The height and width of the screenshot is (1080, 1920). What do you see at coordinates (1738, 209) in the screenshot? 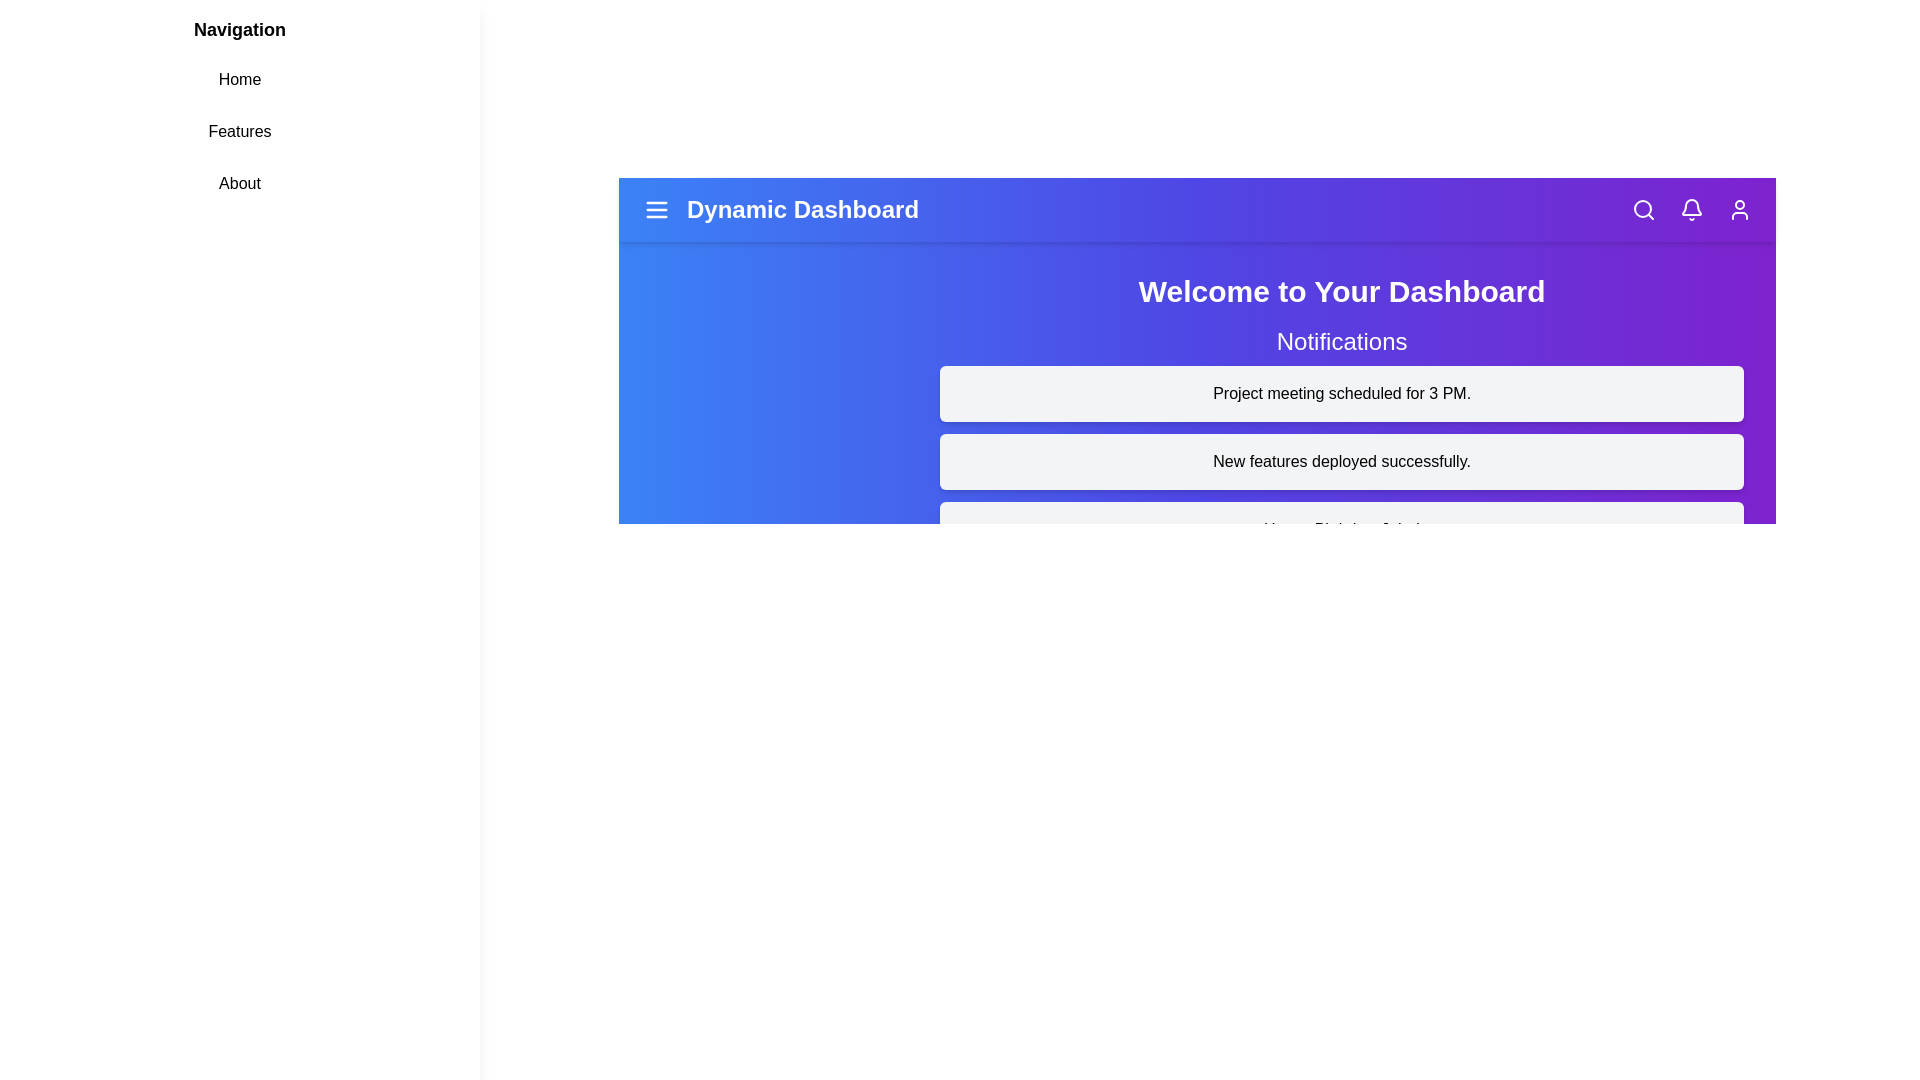
I see `the user icon to open the user profile options` at bounding box center [1738, 209].